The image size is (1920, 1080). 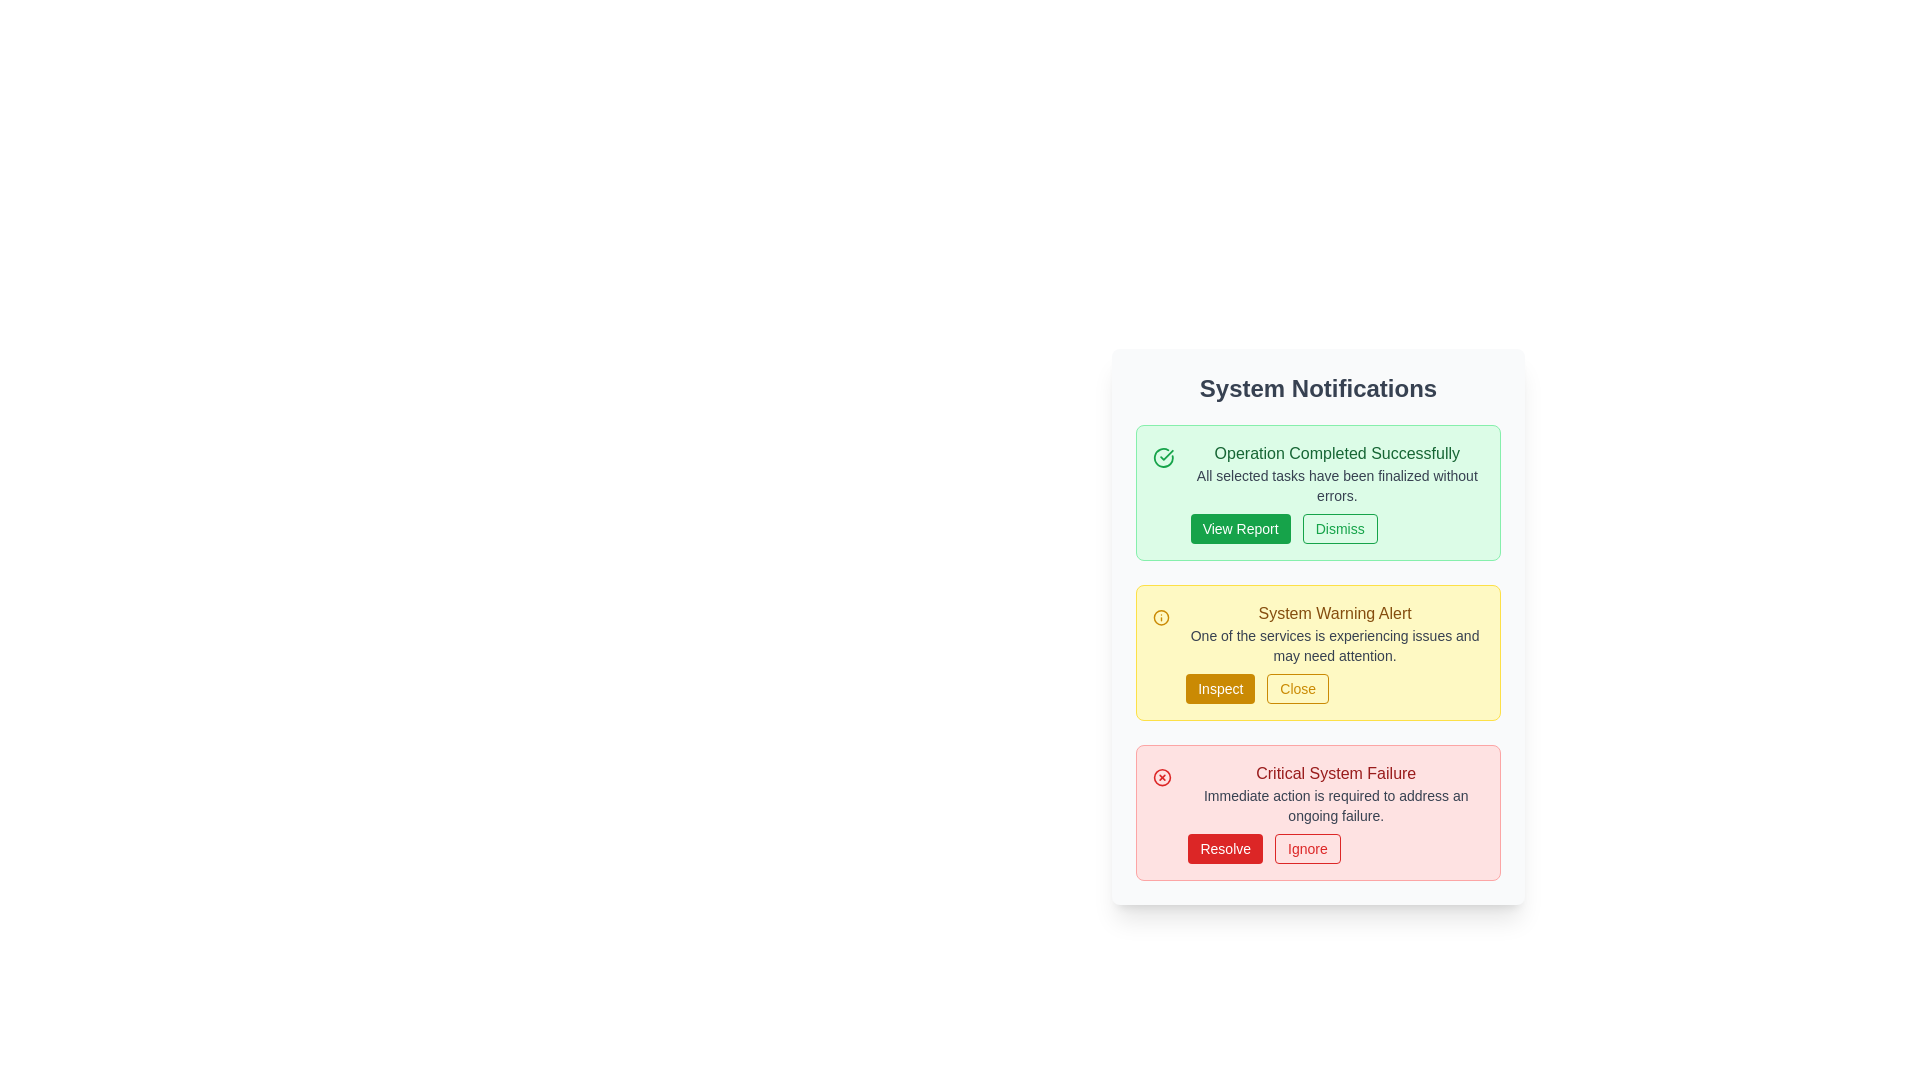 What do you see at coordinates (1307, 848) in the screenshot?
I see `the second button in the 'Critical System Failure' alert notification panel` at bounding box center [1307, 848].